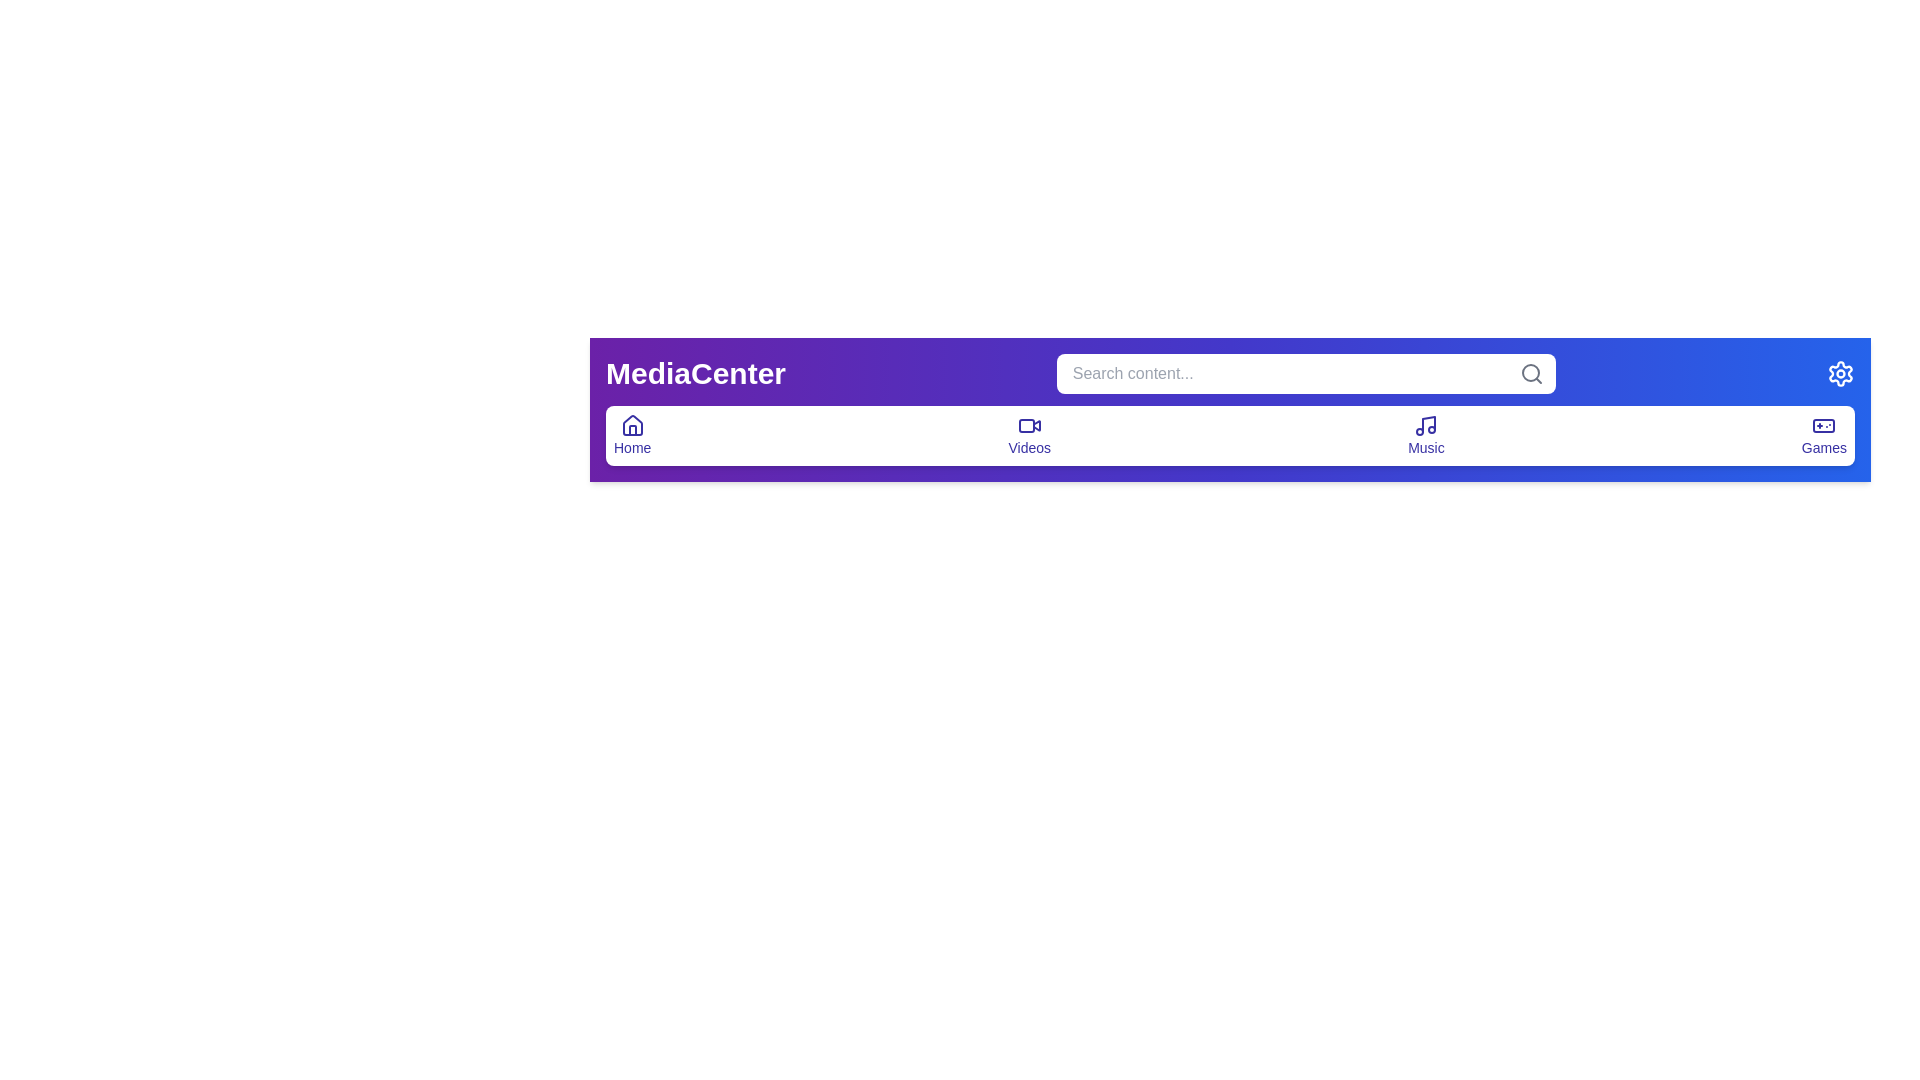 The width and height of the screenshot is (1920, 1080). I want to click on the settings icon to open the settings, so click(1840, 374).